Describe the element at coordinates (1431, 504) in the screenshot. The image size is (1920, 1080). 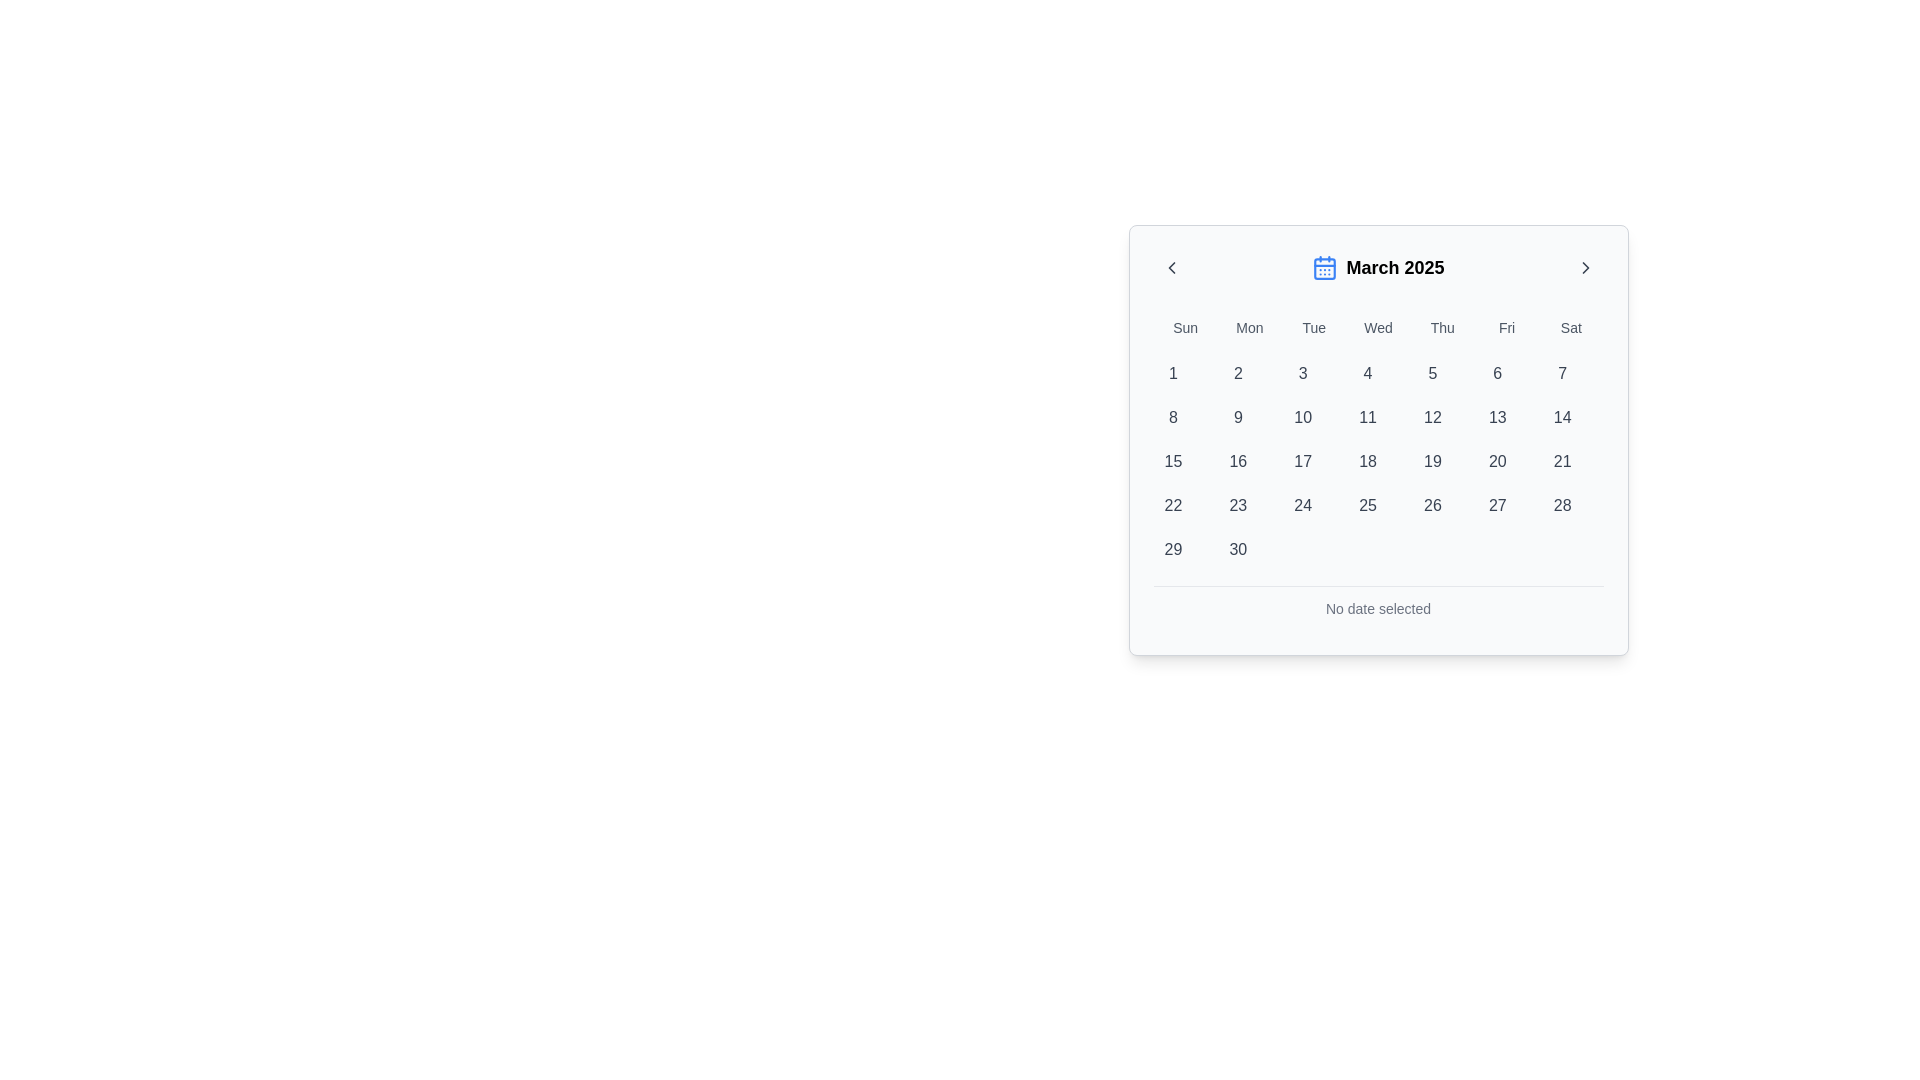
I see `the circular button displaying the number '26' in dark gray text, located` at that location.